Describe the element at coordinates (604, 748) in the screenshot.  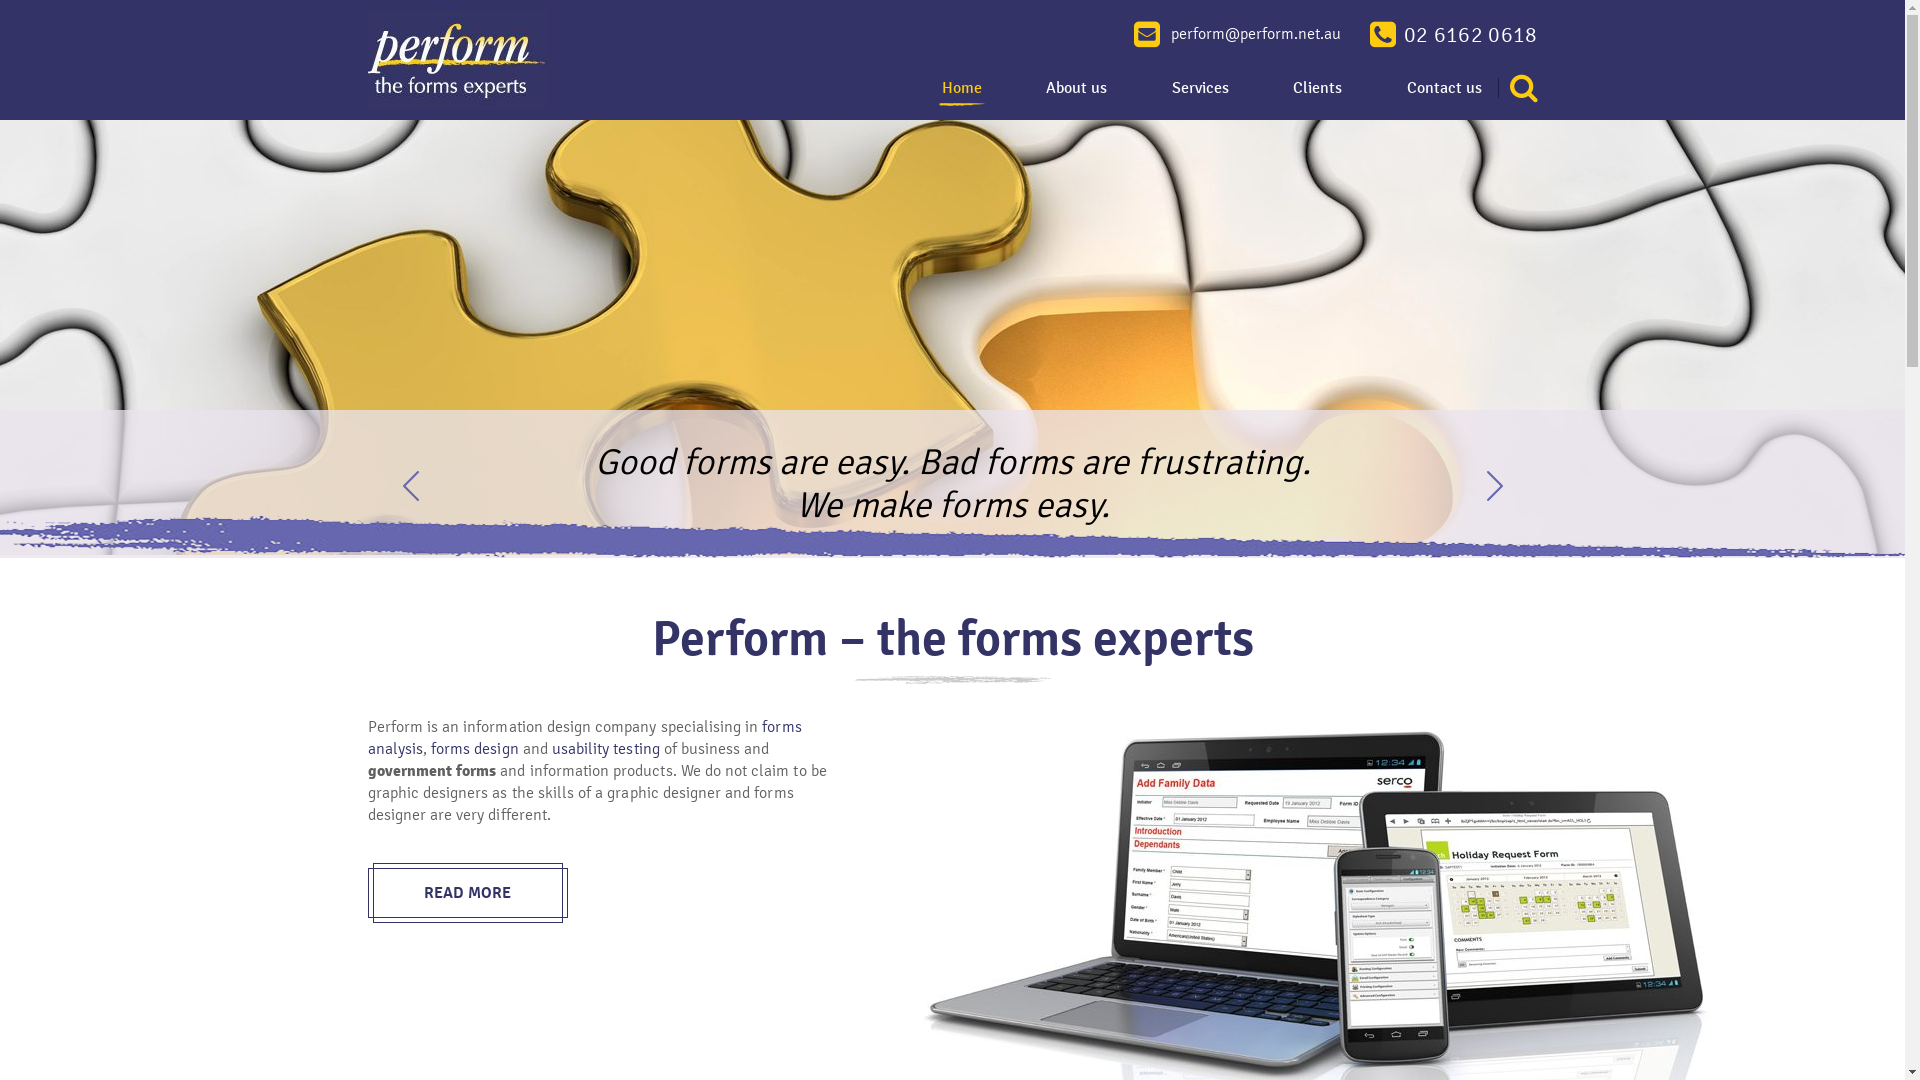
I see `'usability testing'` at that location.